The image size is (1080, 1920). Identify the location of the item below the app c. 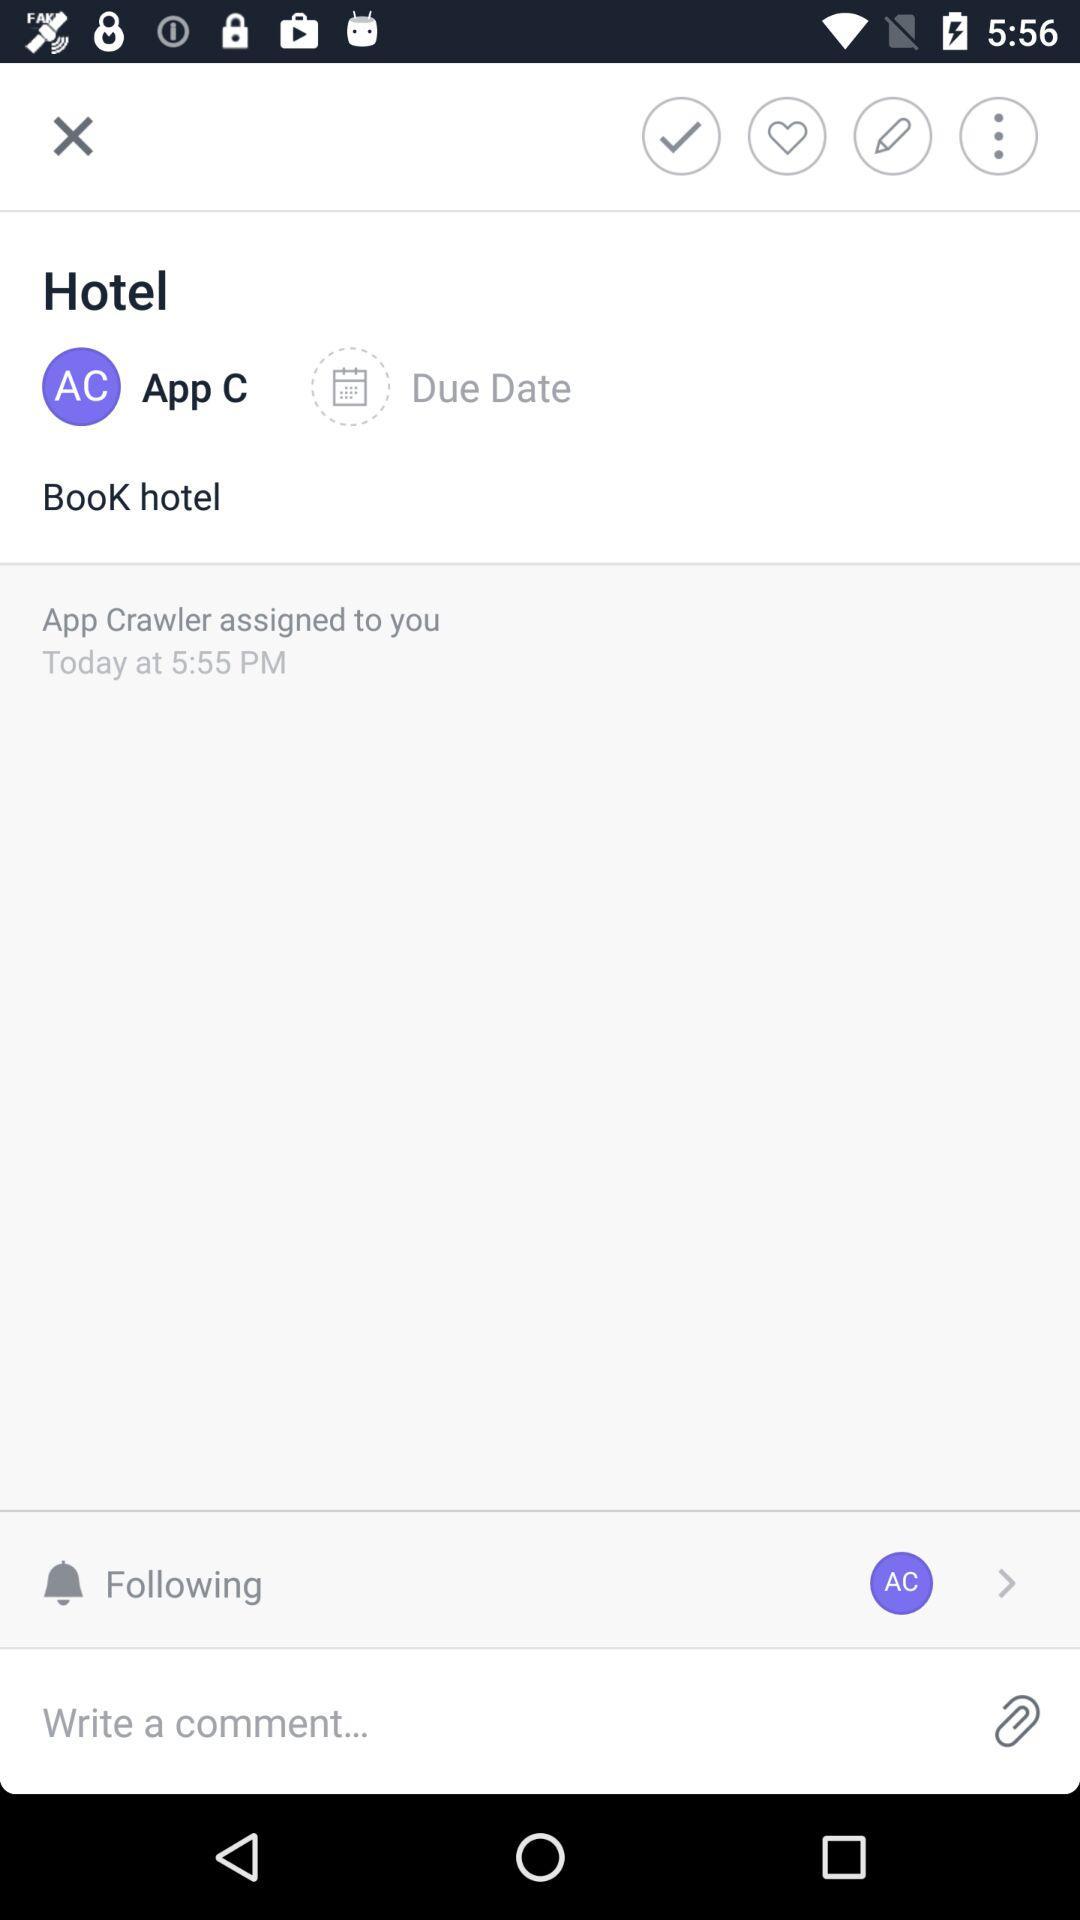
(540, 516).